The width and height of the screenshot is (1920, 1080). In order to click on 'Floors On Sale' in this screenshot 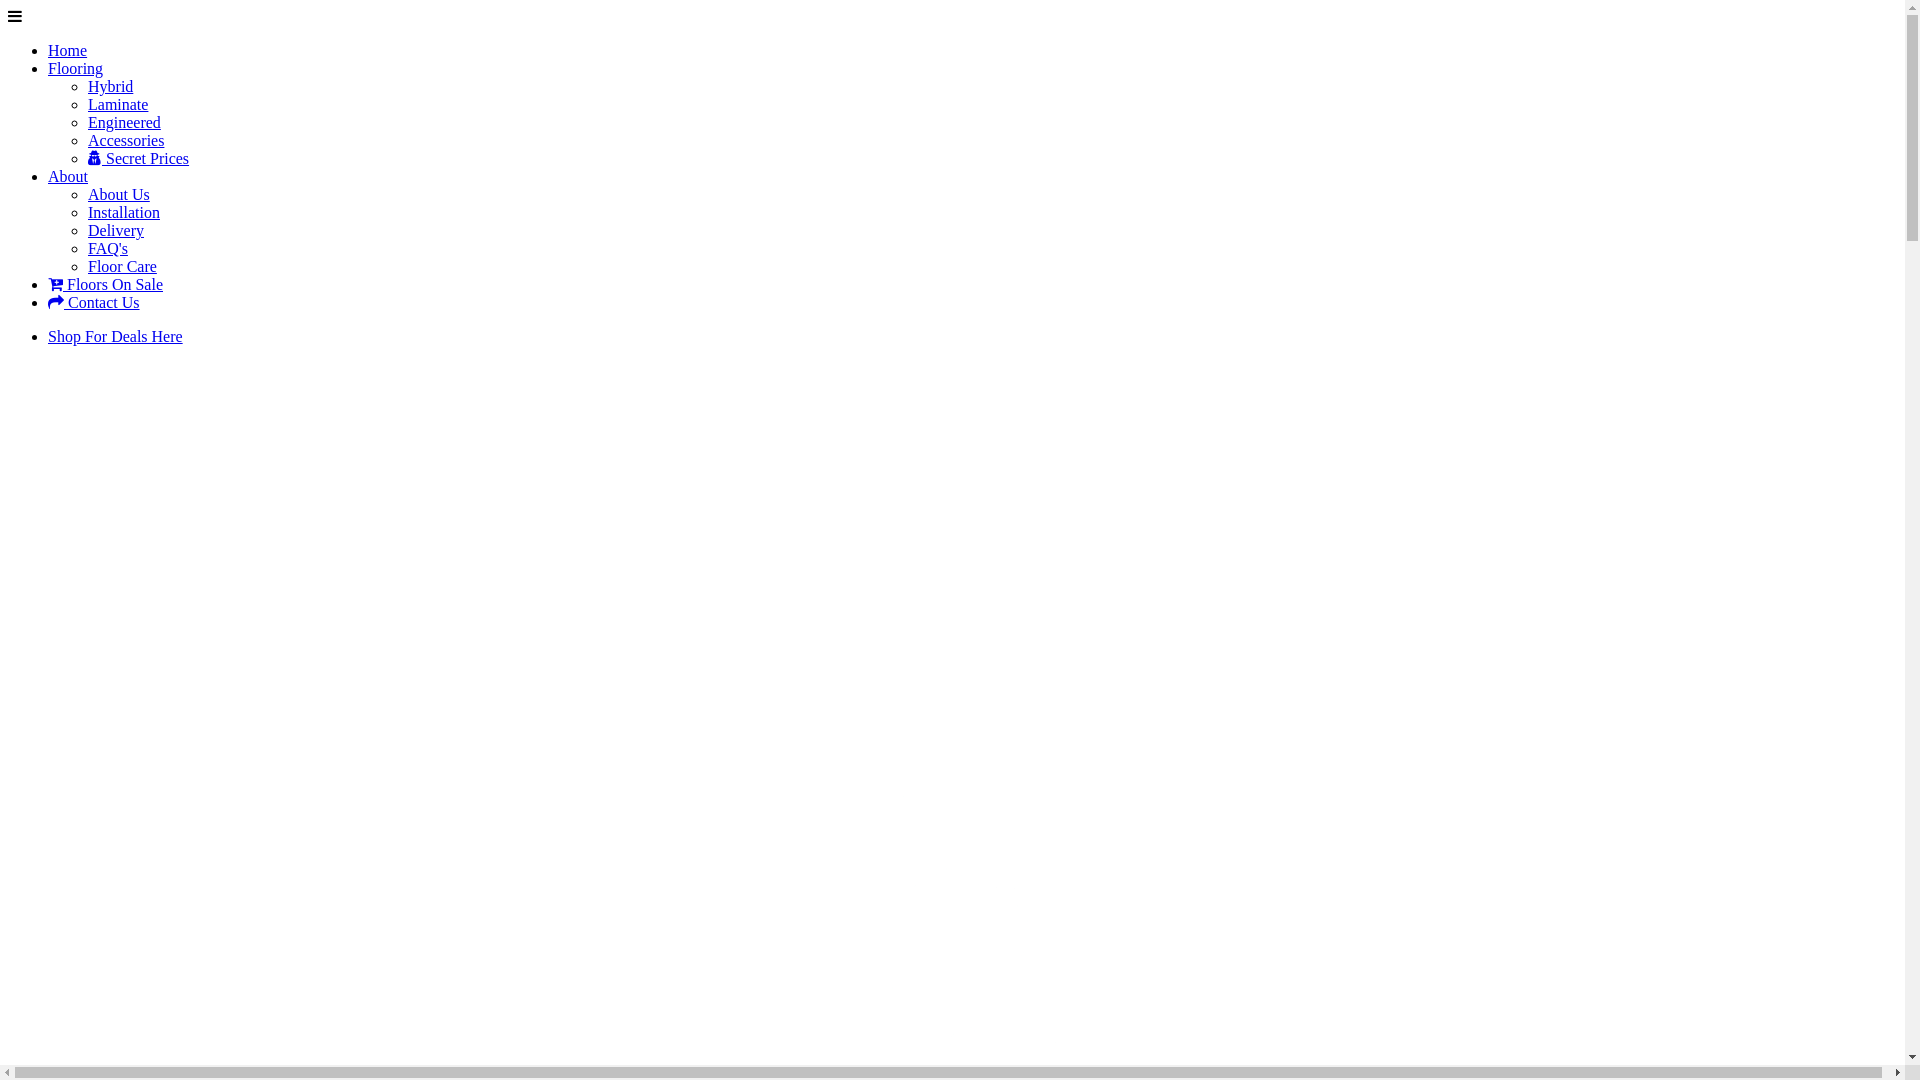, I will do `click(104, 284)`.